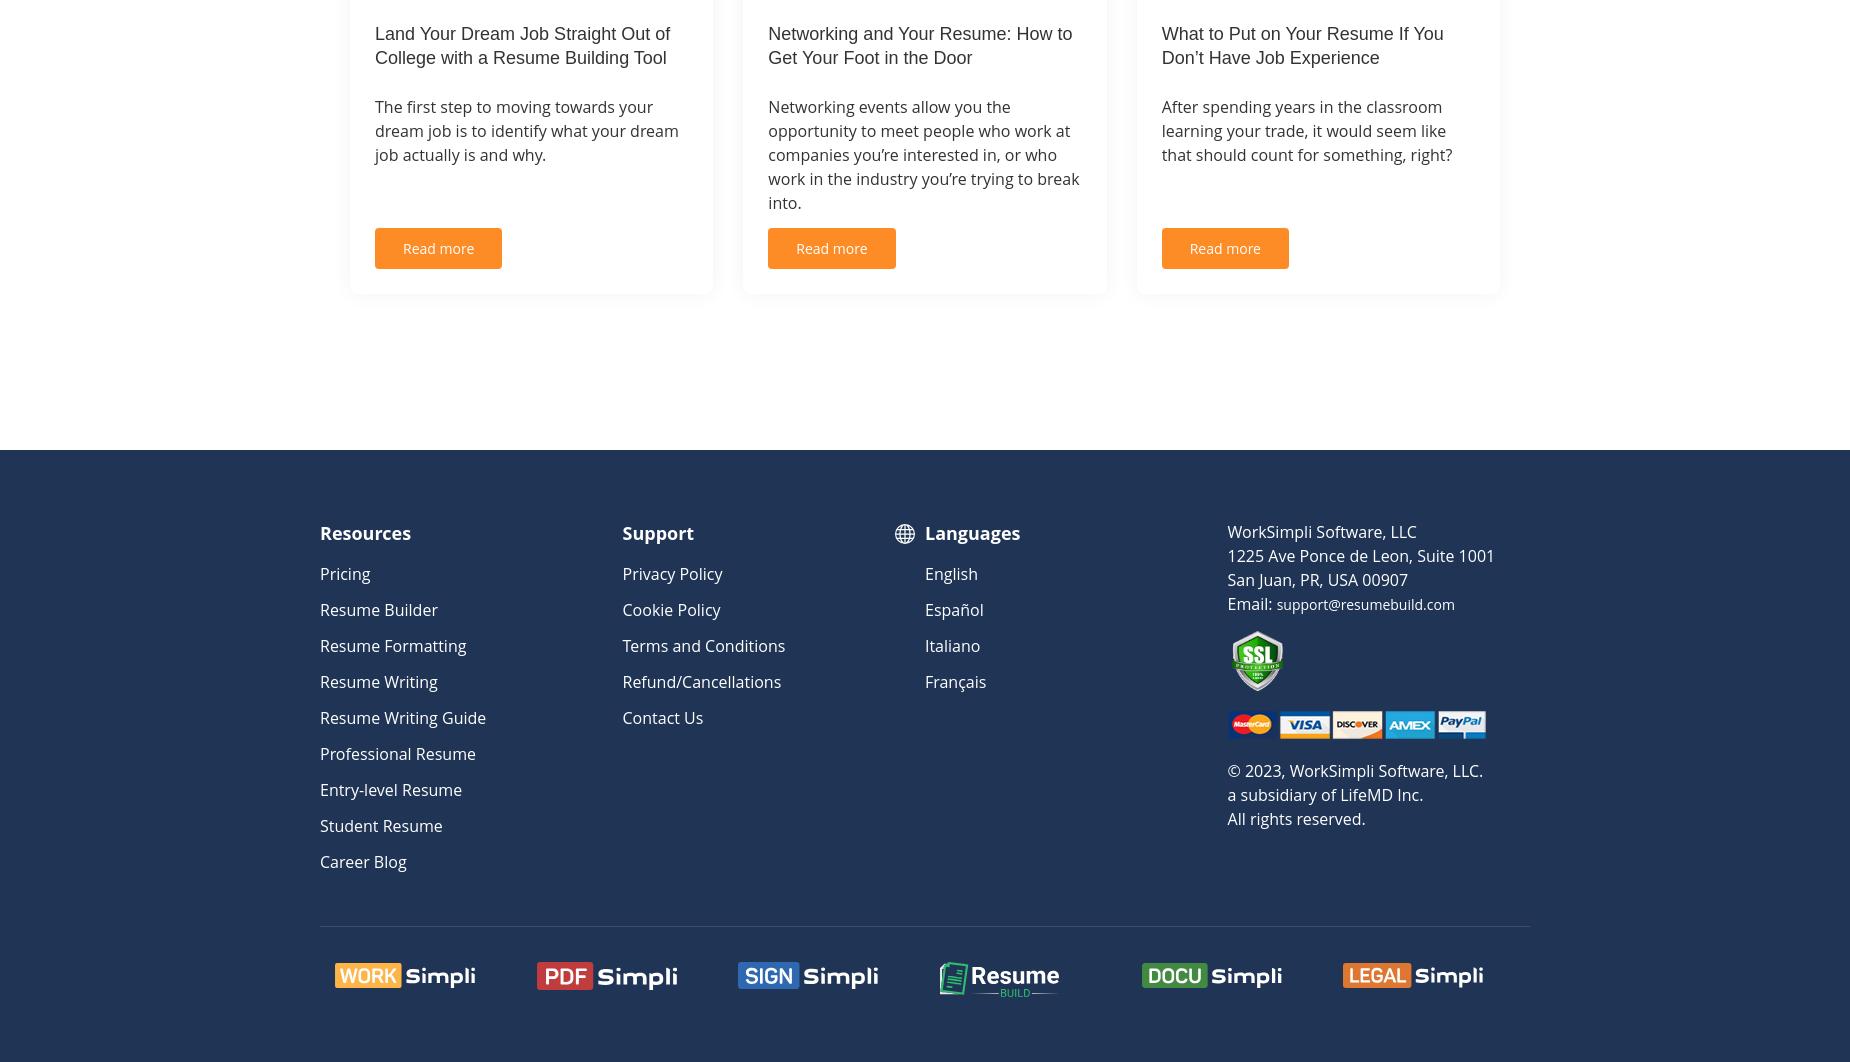 This screenshot has height=1062, width=1850. I want to click on 'Support', so click(621, 531).